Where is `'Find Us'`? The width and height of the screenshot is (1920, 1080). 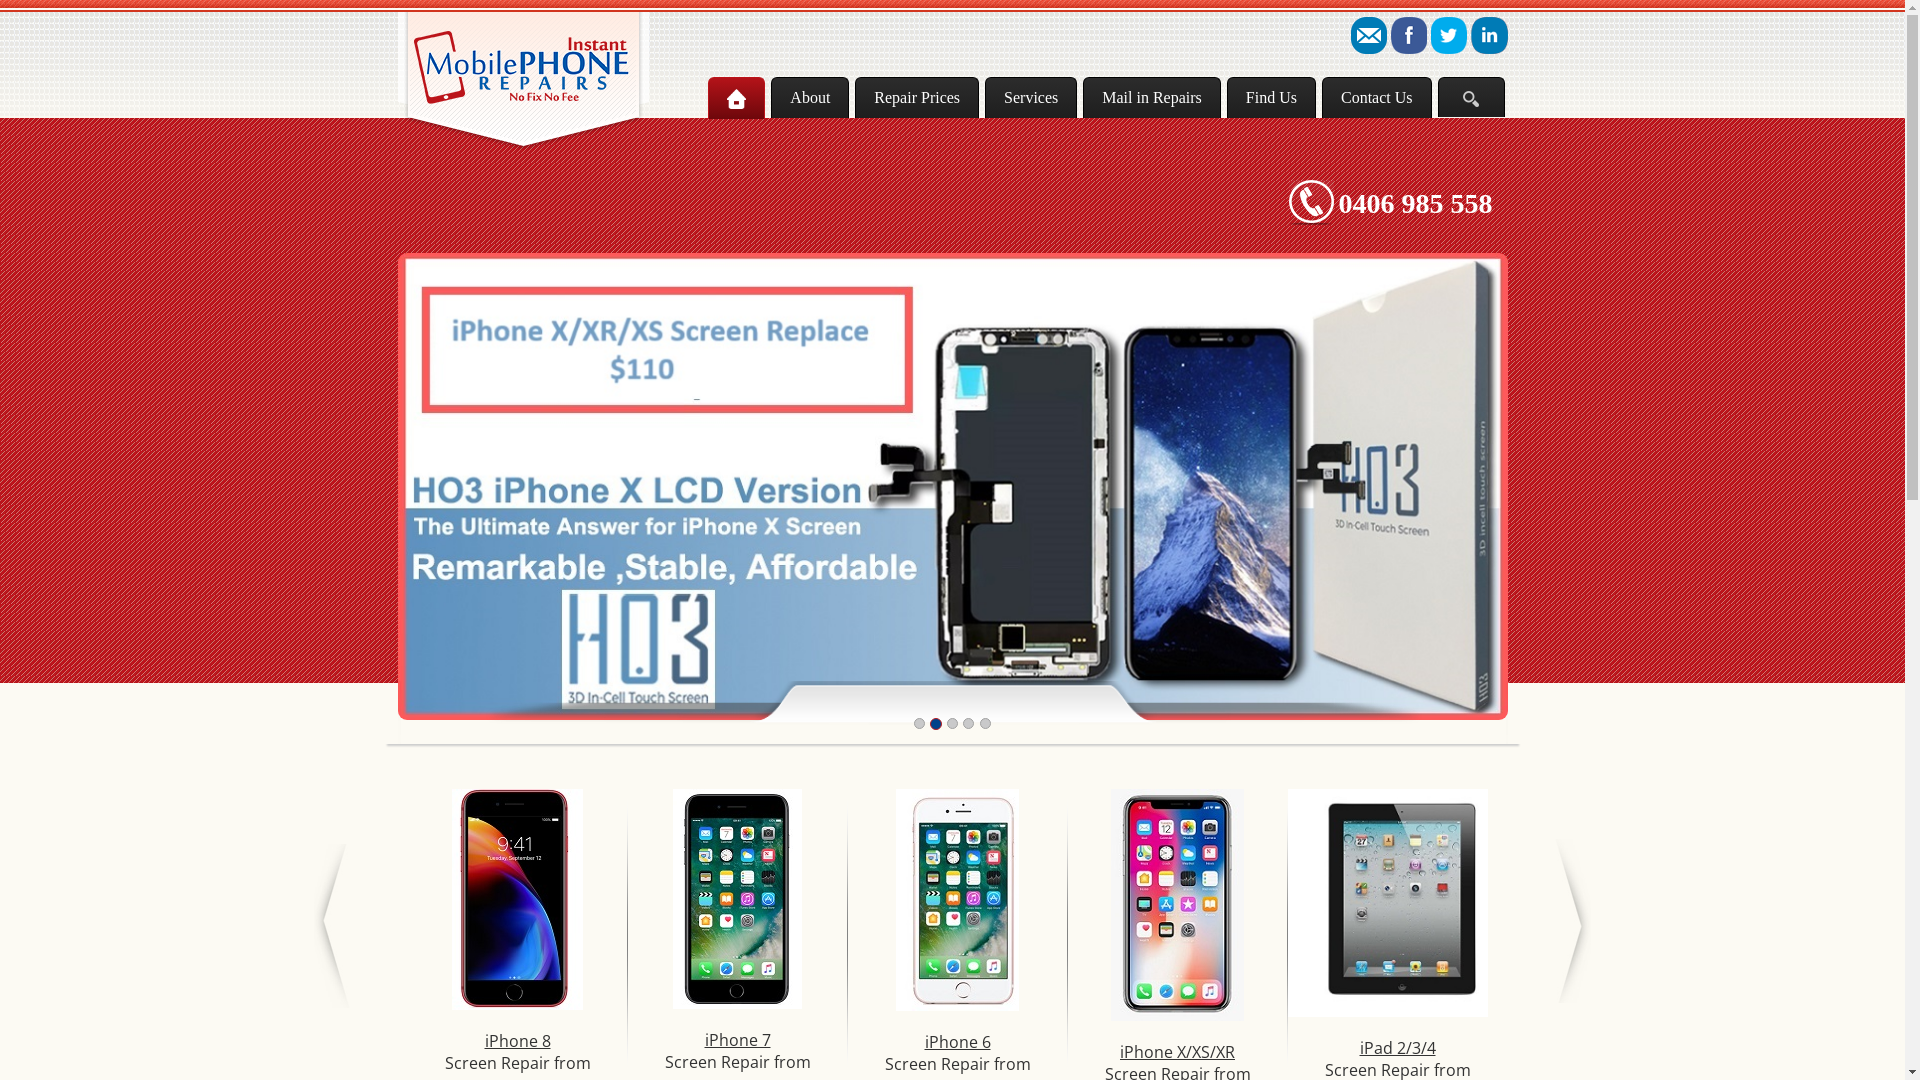
'Find Us' is located at coordinates (1270, 97).